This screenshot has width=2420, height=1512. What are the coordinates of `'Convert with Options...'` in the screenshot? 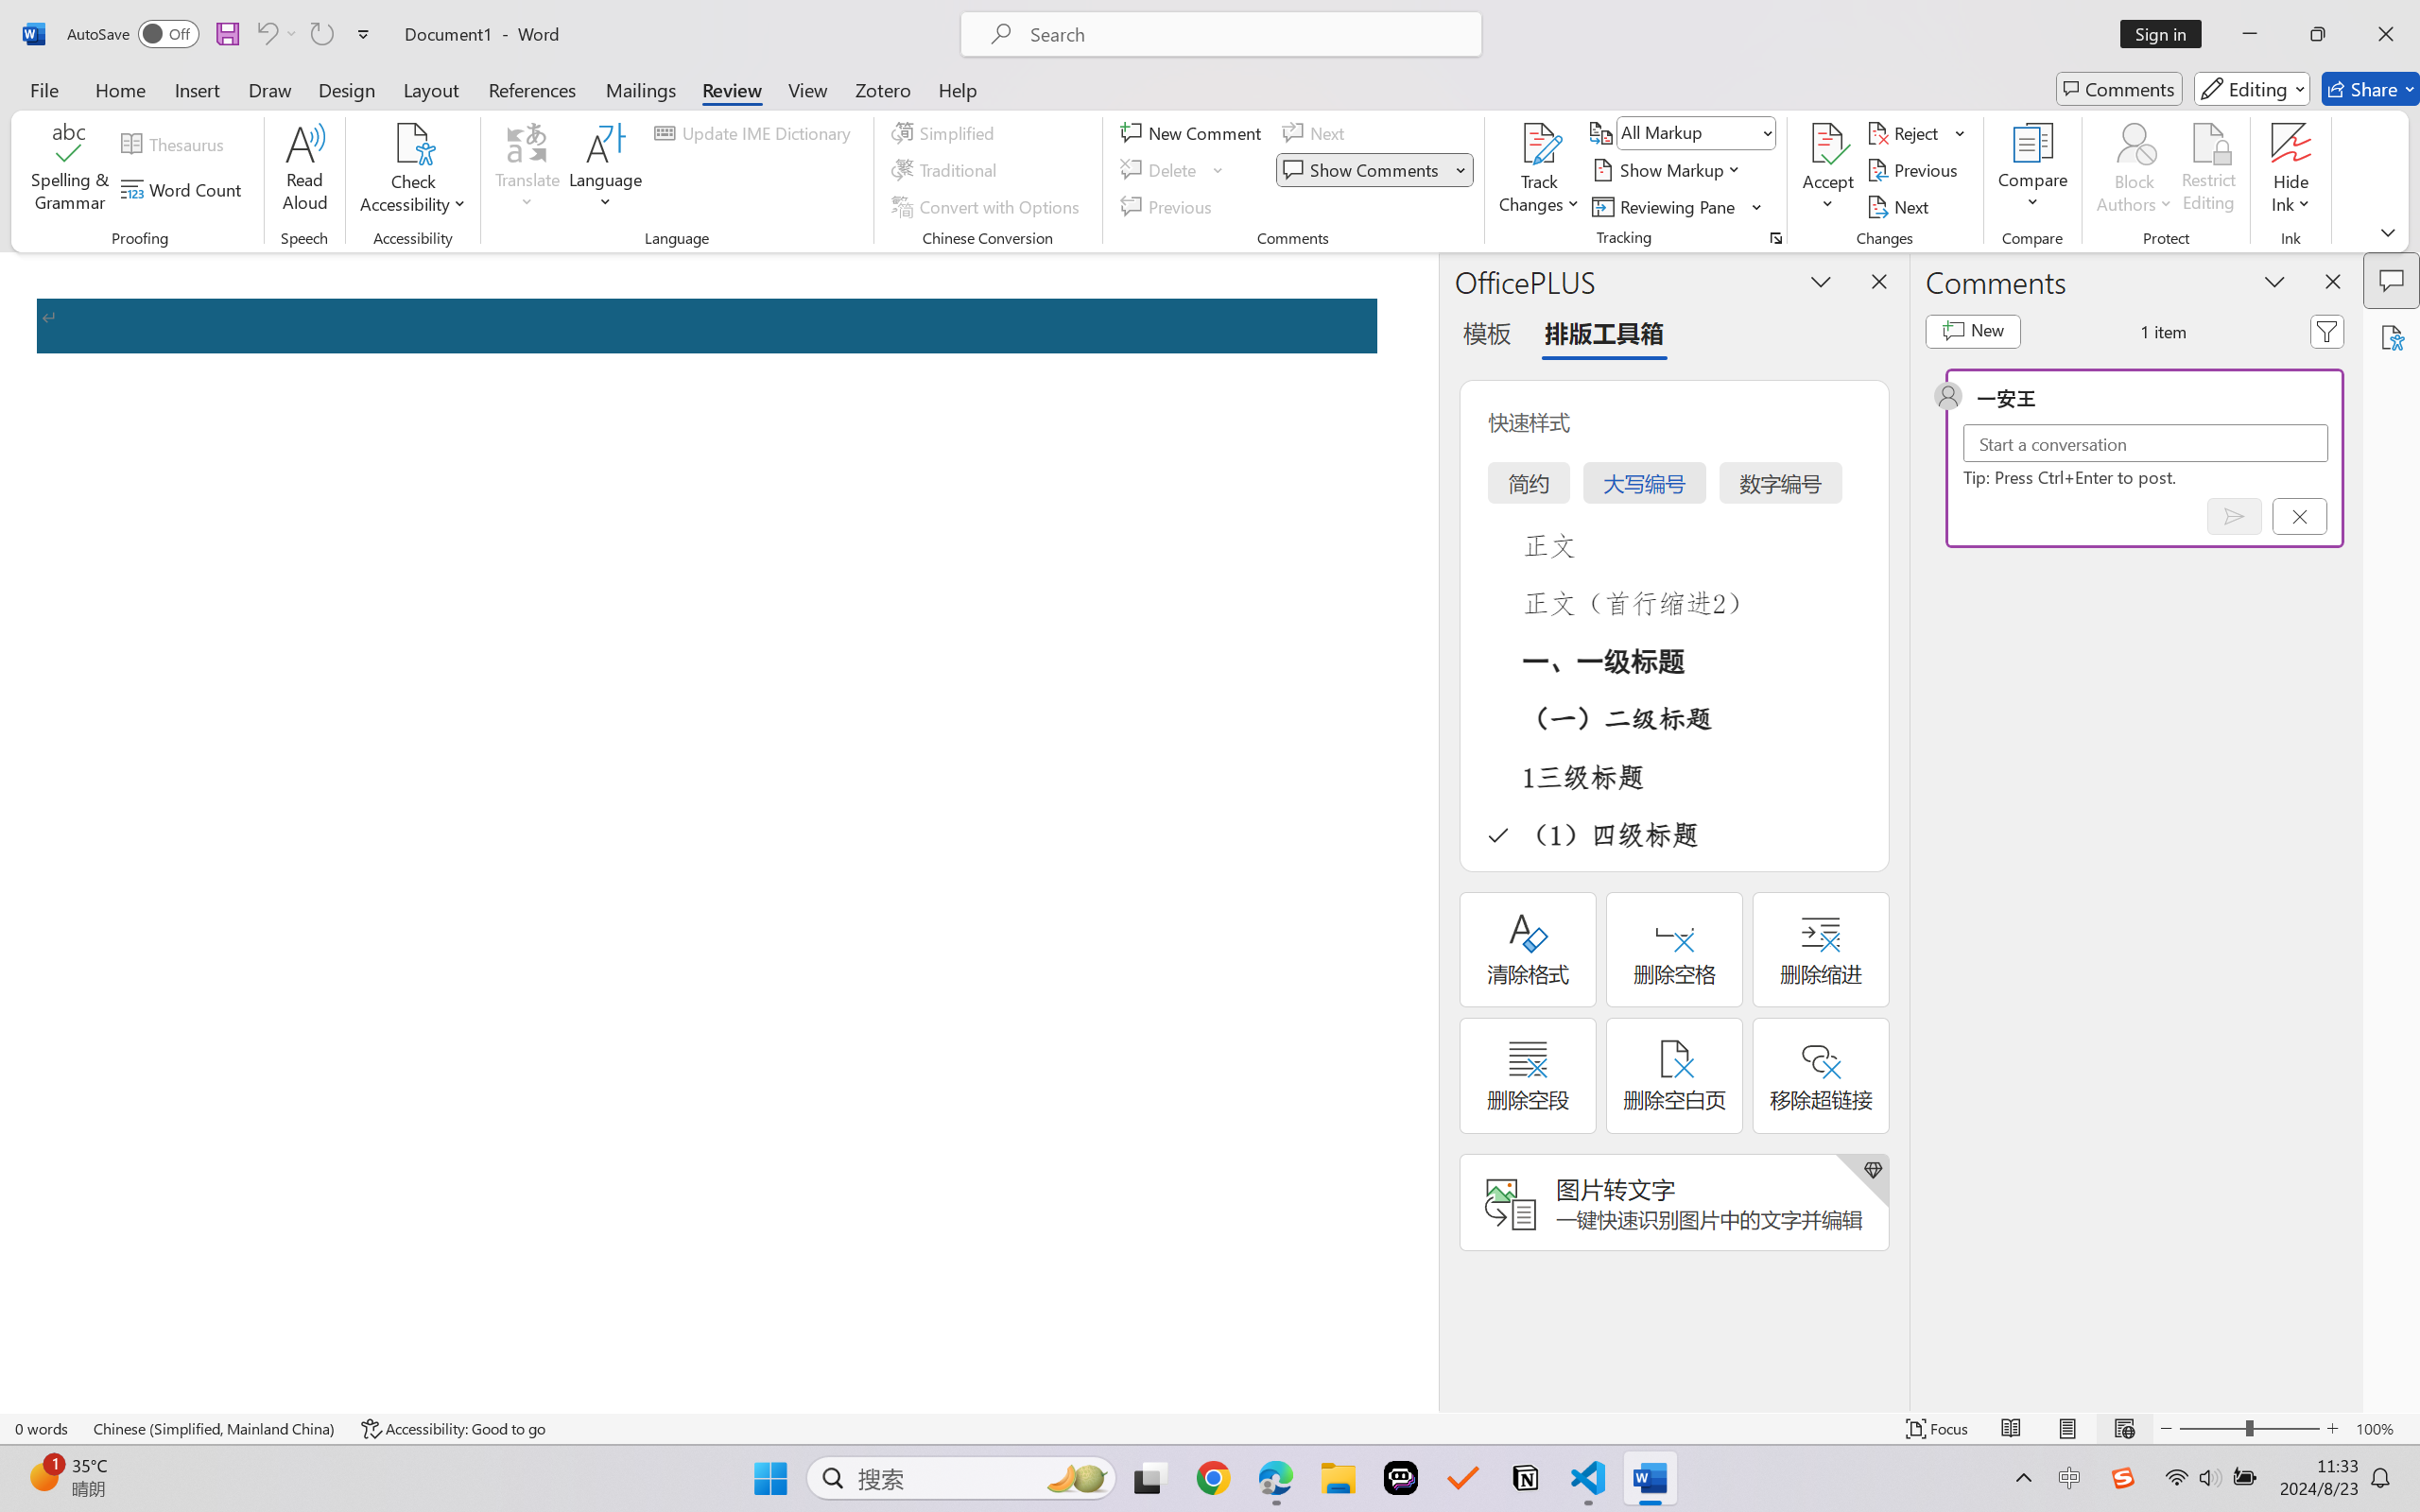 It's located at (987, 207).